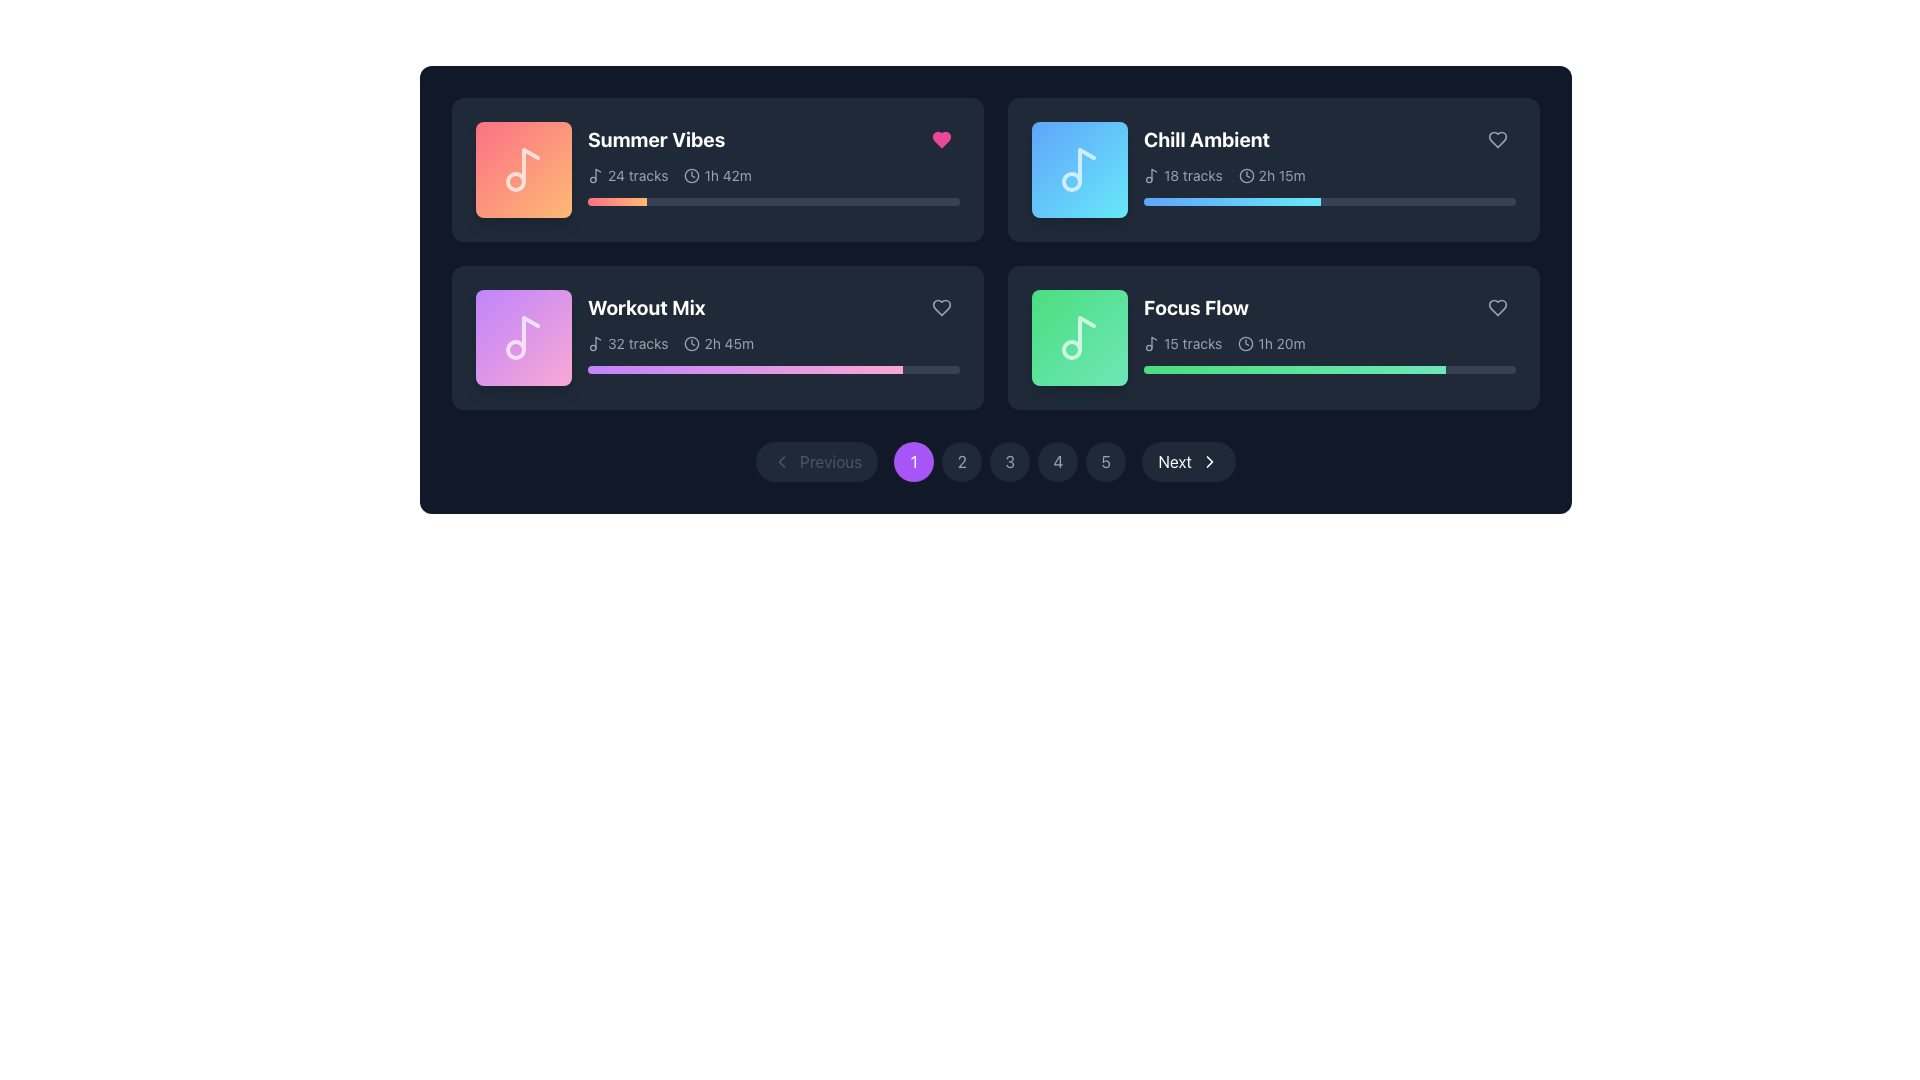 The image size is (1920, 1080). Describe the element at coordinates (656, 138) in the screenshot. I see `text of the Text Label that serves as the title for the music playlist or album, located at the top of the first card in the upper-left corner of the interface` at that location.